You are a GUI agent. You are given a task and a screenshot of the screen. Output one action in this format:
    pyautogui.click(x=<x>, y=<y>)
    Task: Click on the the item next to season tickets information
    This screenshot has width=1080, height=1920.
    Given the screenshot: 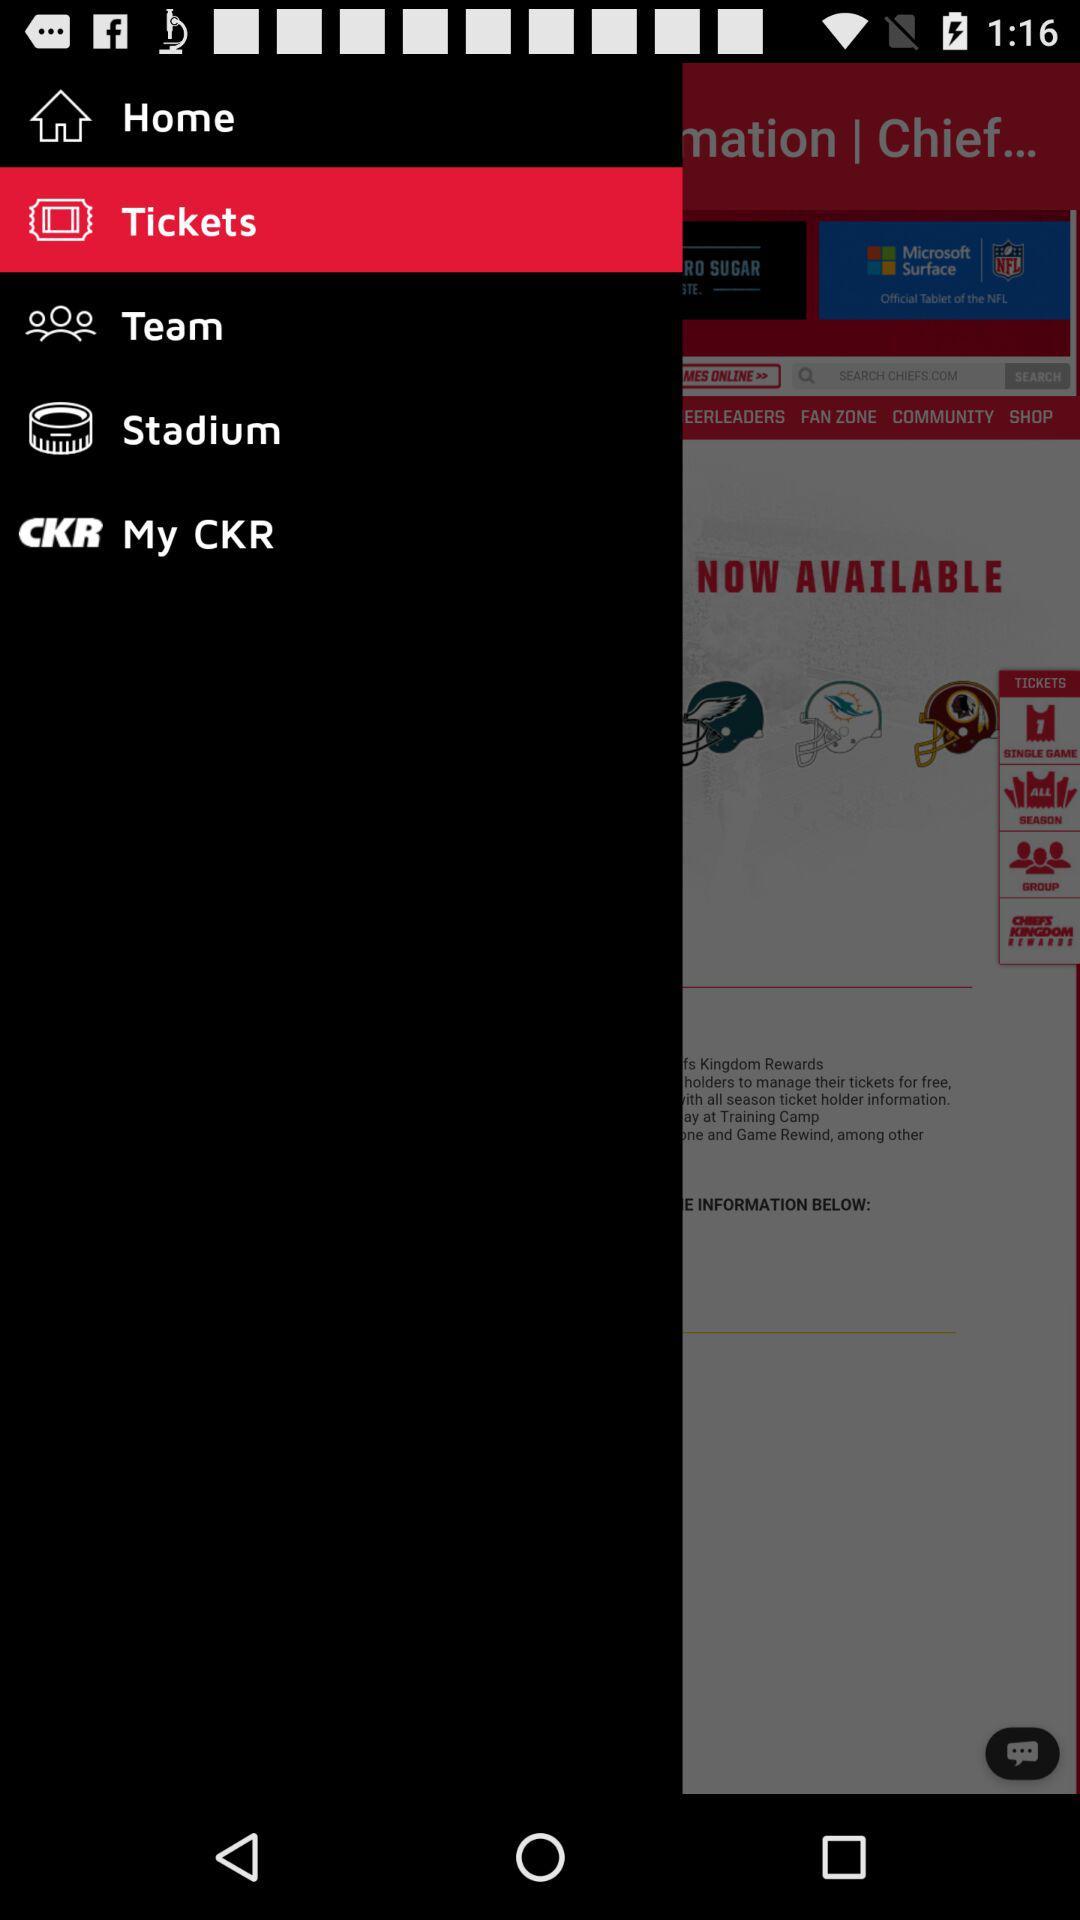 What is the action you would take?
    pyautogui.click(x=72, y=135)
    